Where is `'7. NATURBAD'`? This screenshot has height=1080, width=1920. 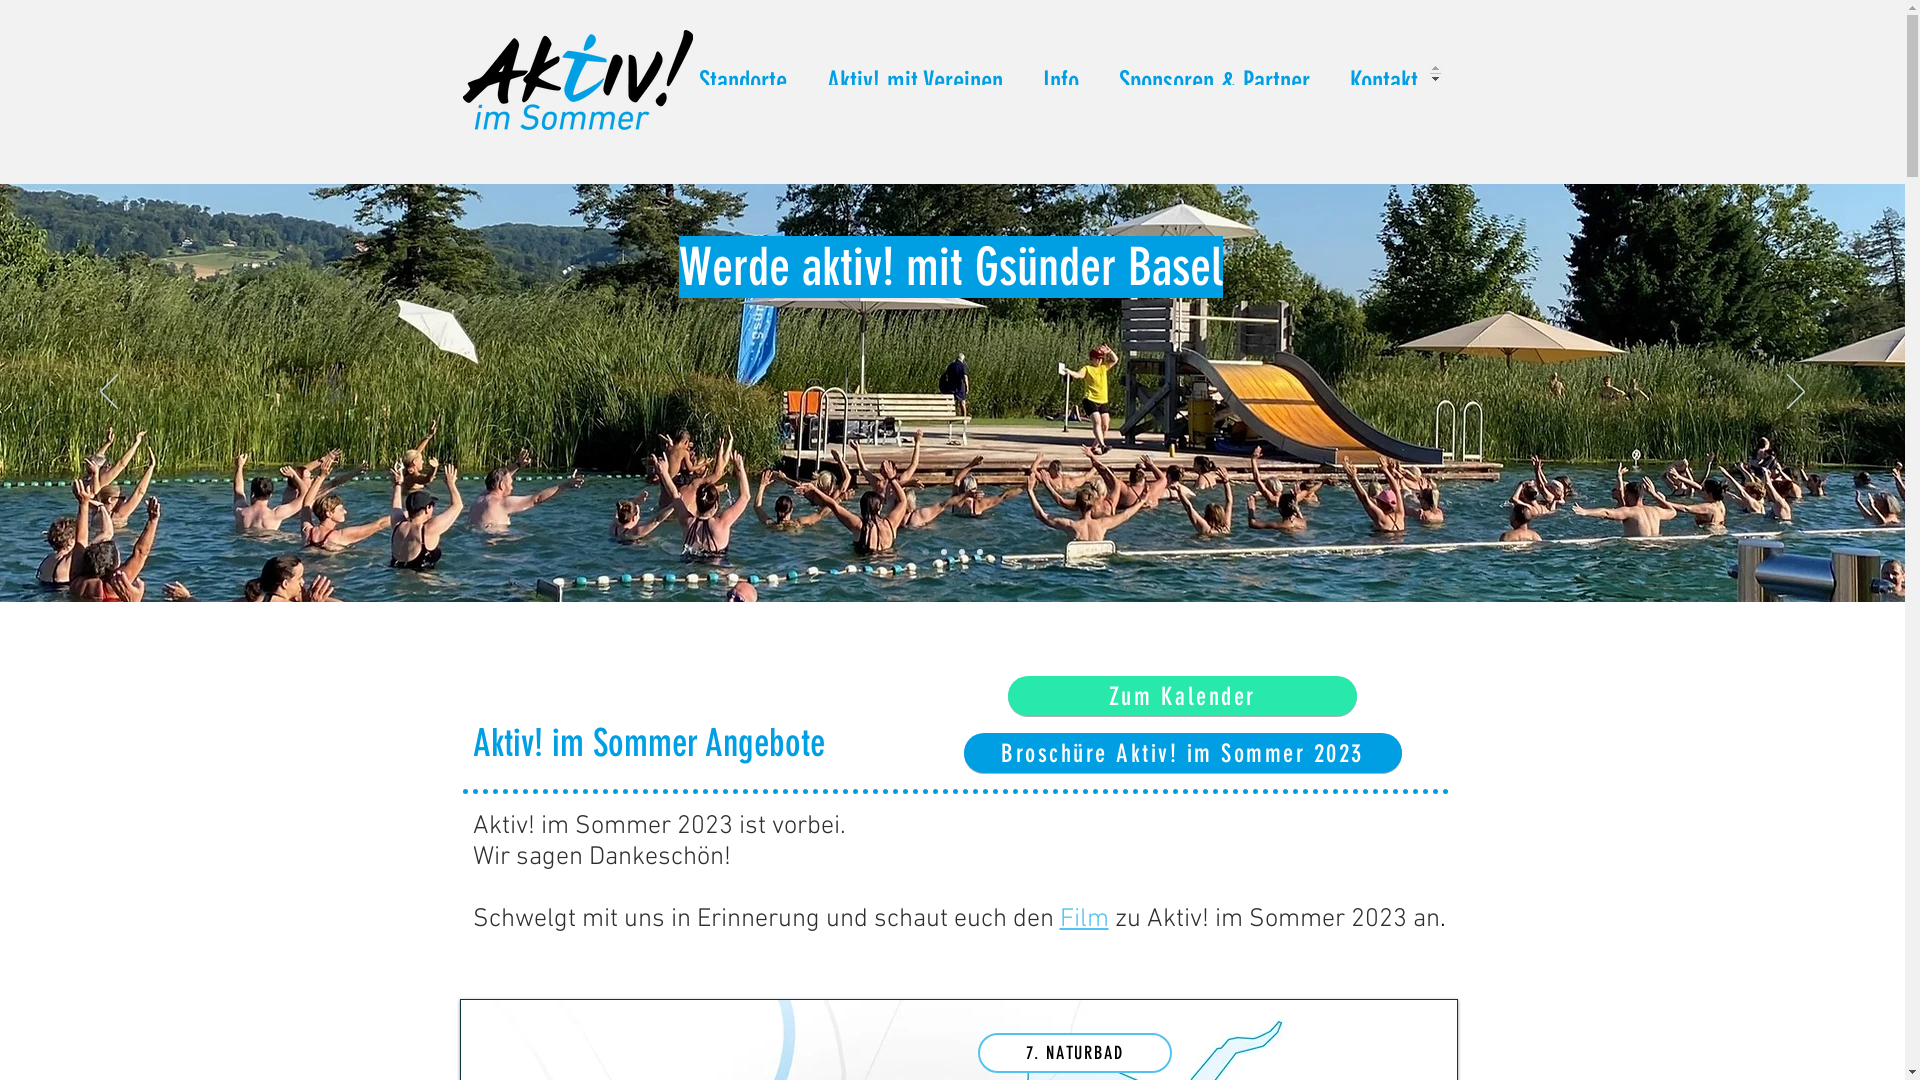 '7. NATURBAD' is located at coordinates (1074, 1052).